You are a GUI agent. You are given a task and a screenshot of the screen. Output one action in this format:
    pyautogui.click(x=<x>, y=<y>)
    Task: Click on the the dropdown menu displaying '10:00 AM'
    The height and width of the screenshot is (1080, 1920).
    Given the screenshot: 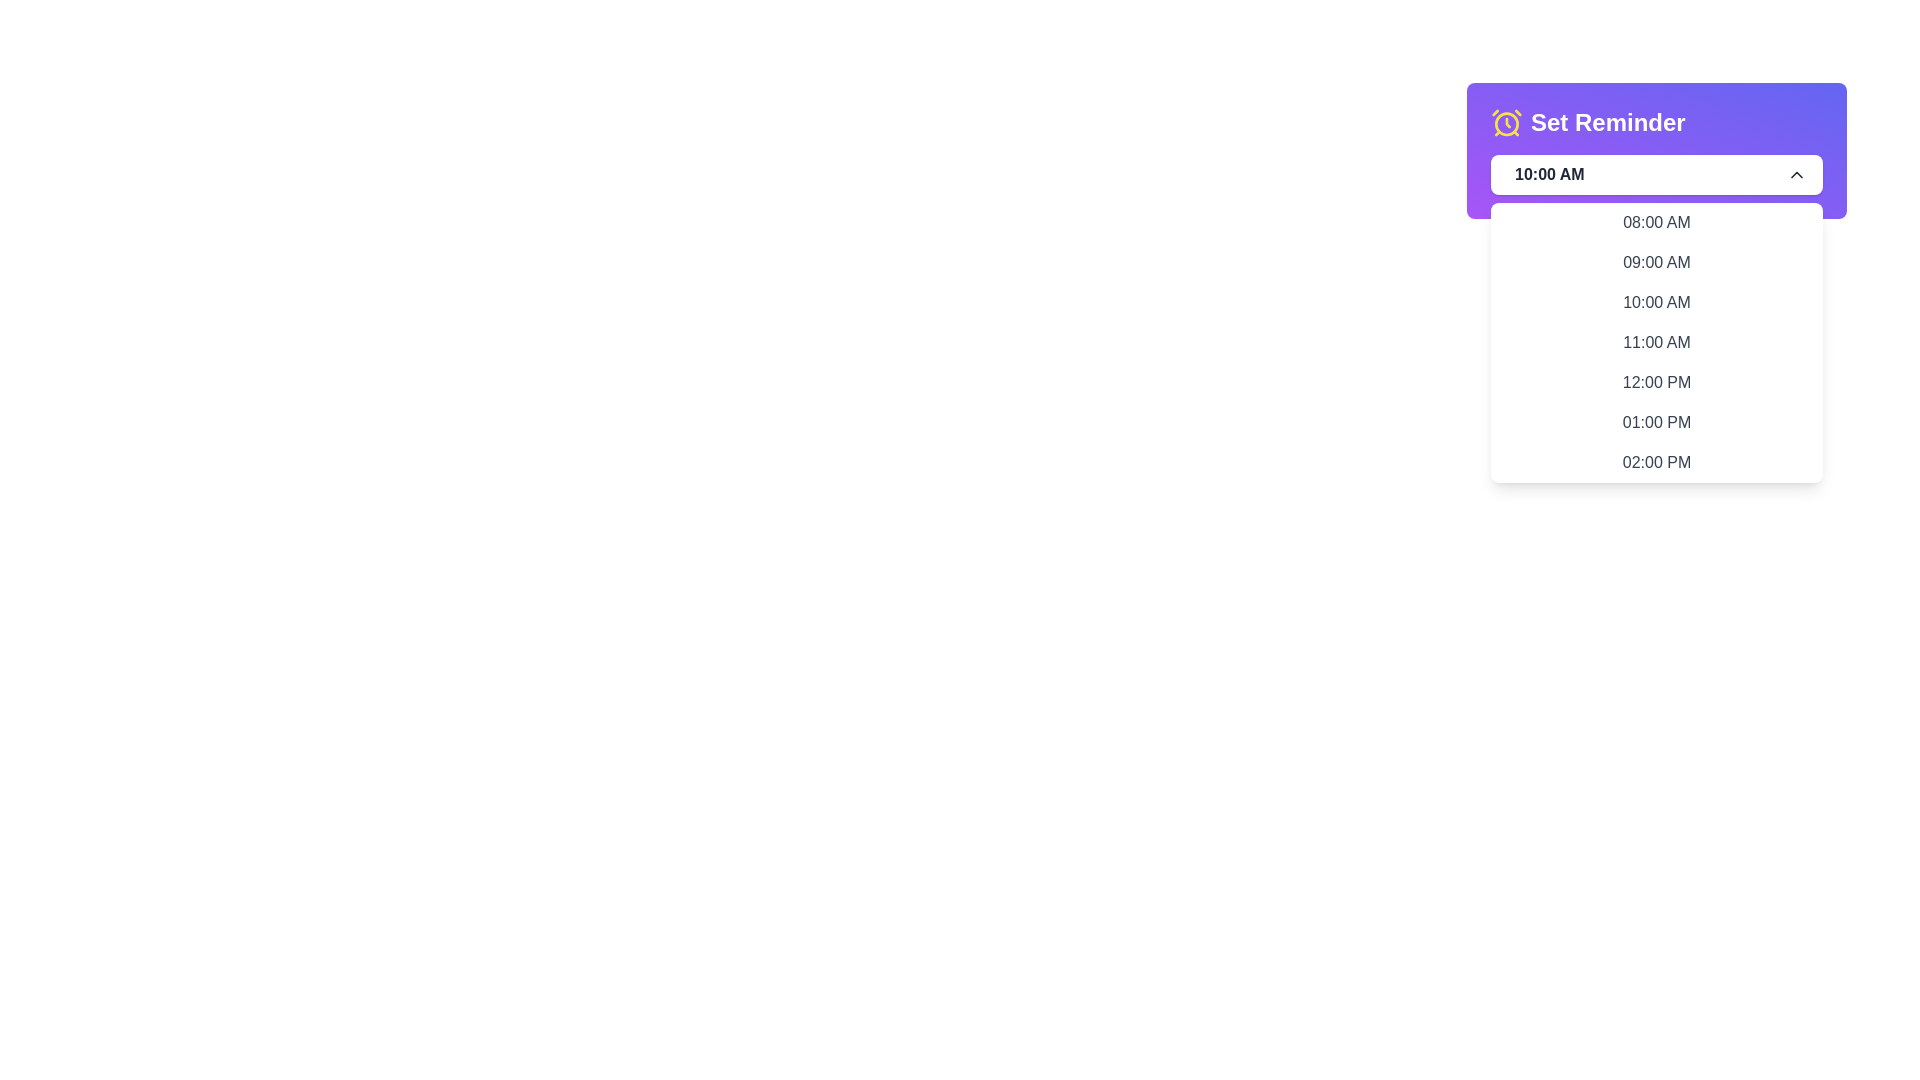 What is the action you would take?
    pyautogui.click(x=1656, y=173)
    